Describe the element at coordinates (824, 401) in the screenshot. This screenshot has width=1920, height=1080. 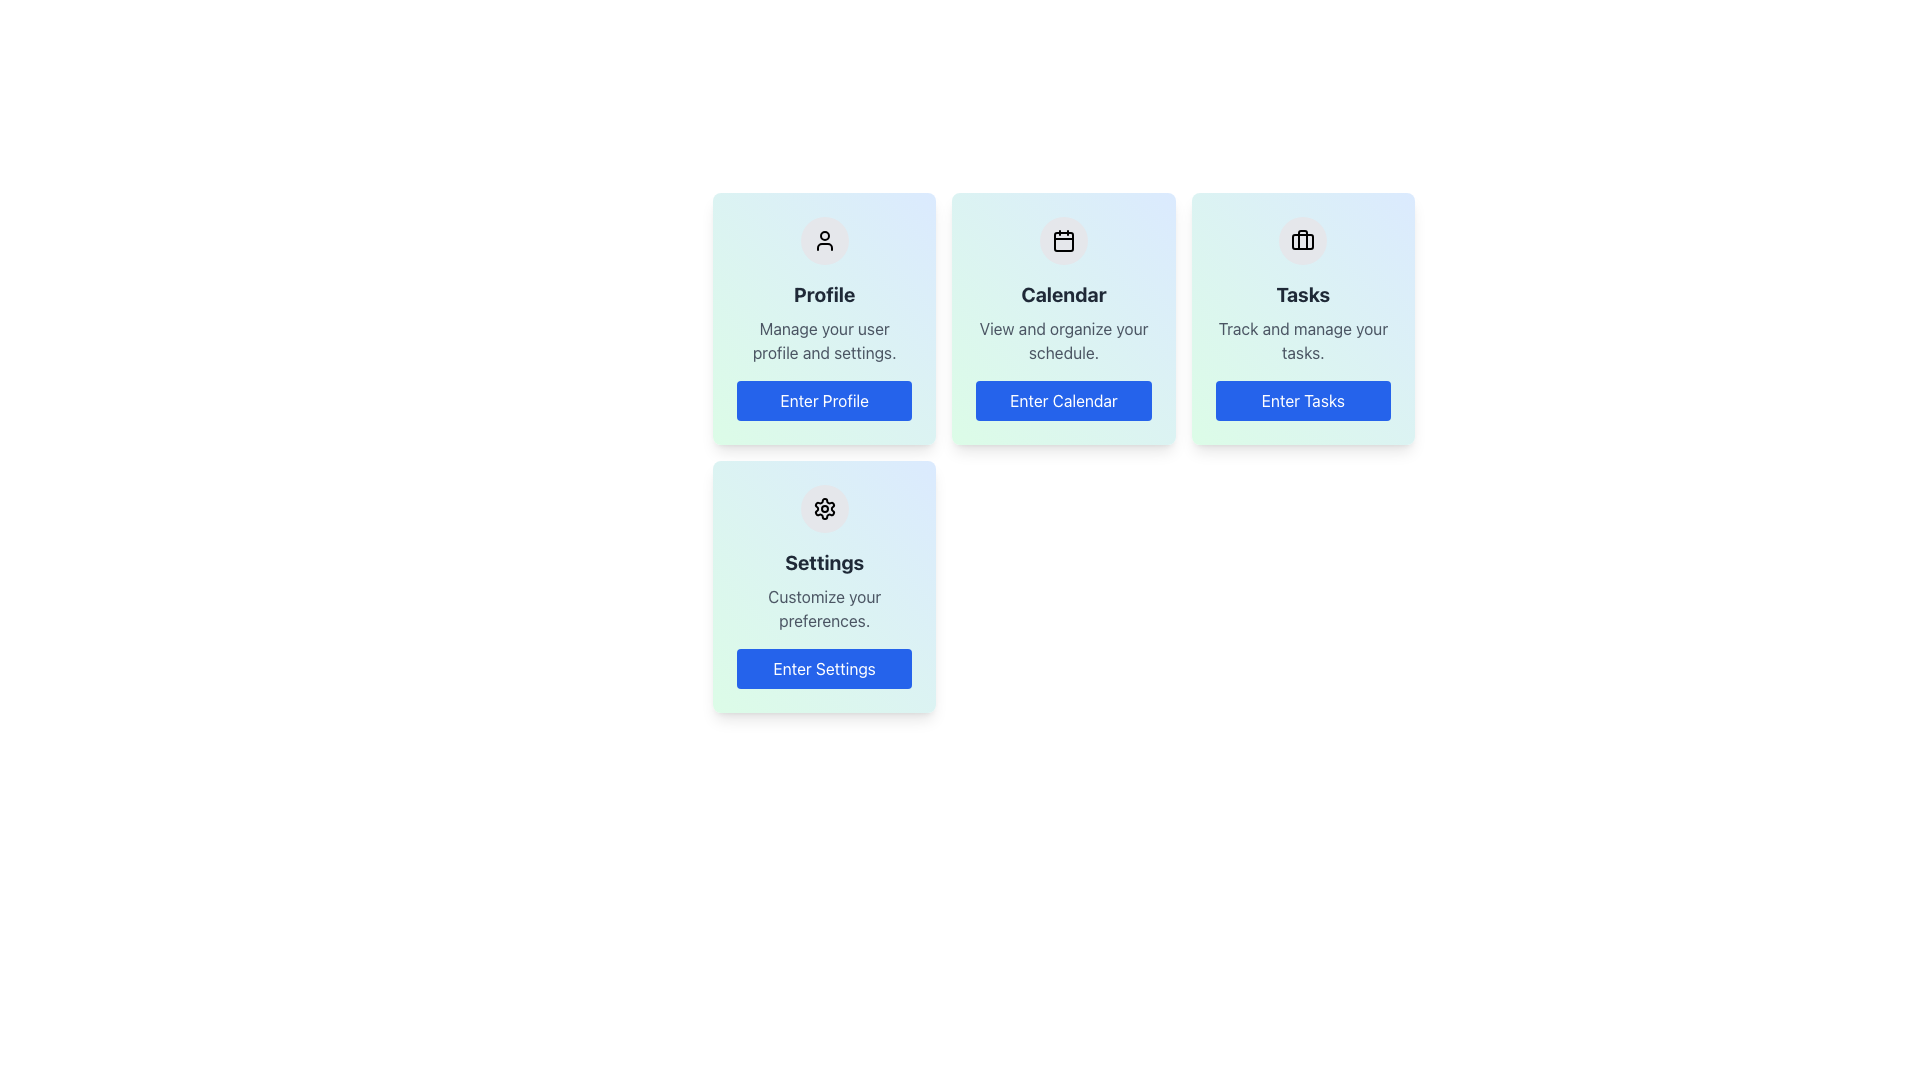
I see `the 'Enter Profile' button located at the bottom of the 'Profile' card to observe the hover effect` at that location.